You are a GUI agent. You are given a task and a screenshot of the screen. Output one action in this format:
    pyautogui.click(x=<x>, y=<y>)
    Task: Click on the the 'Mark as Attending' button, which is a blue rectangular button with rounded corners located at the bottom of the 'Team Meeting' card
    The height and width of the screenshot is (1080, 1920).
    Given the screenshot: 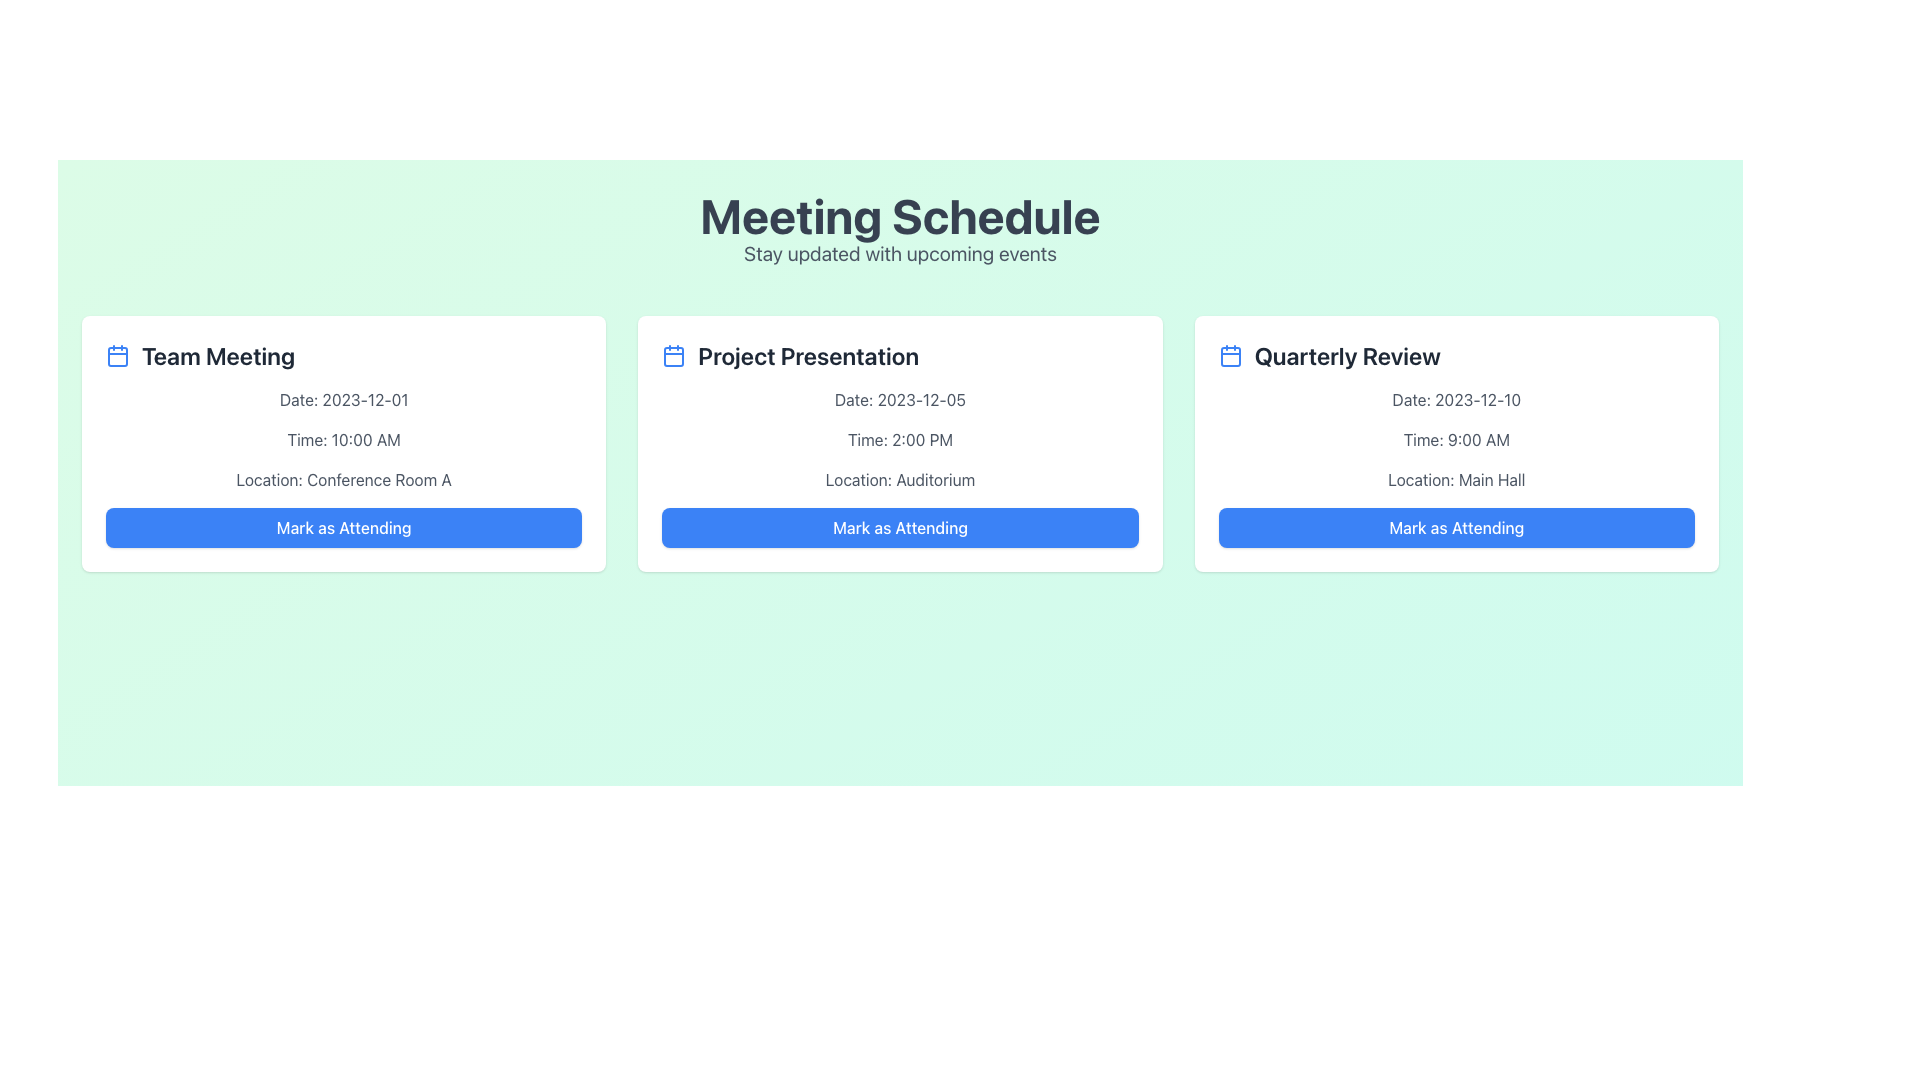 What is the action you would take?
    pyautogui.click(x=344, y=527)
    